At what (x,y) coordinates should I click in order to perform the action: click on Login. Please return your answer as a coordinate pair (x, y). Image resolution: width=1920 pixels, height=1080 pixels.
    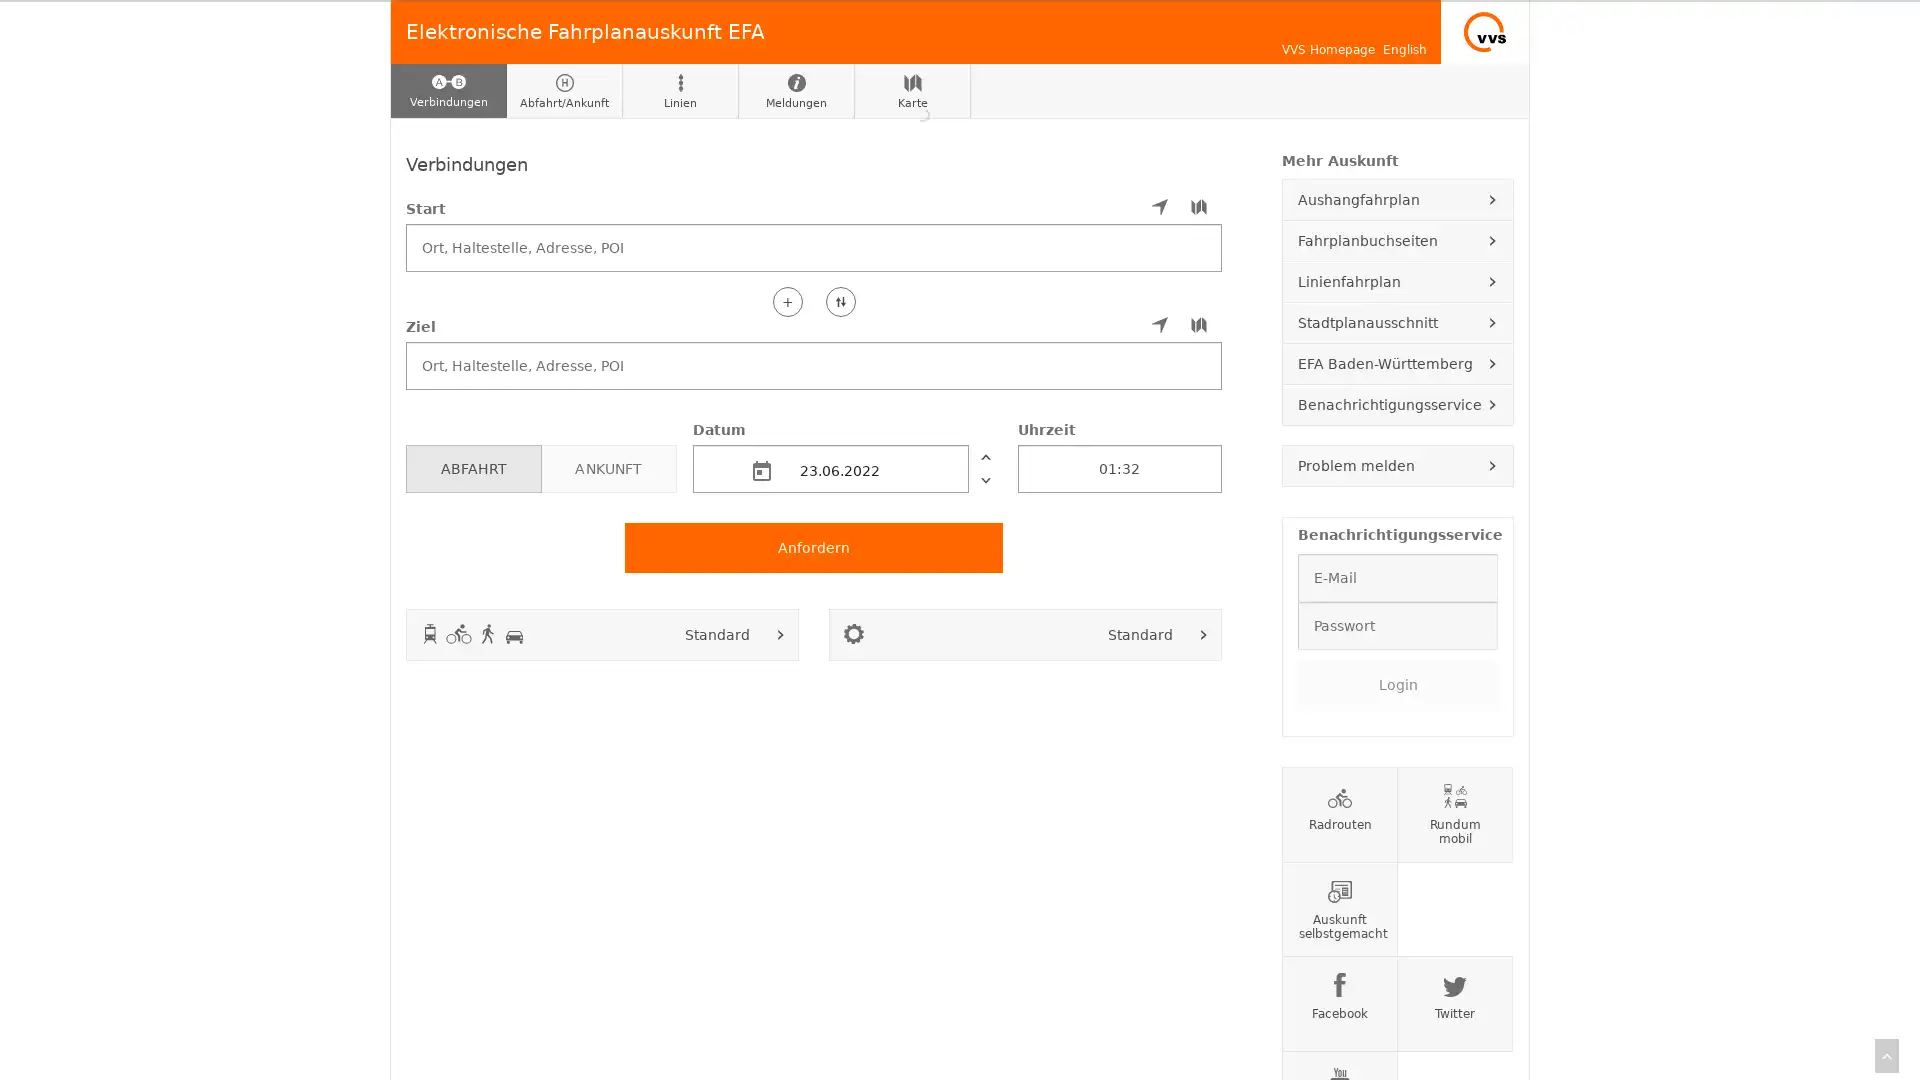
    Looking at the image, I should click on (1396, 682).